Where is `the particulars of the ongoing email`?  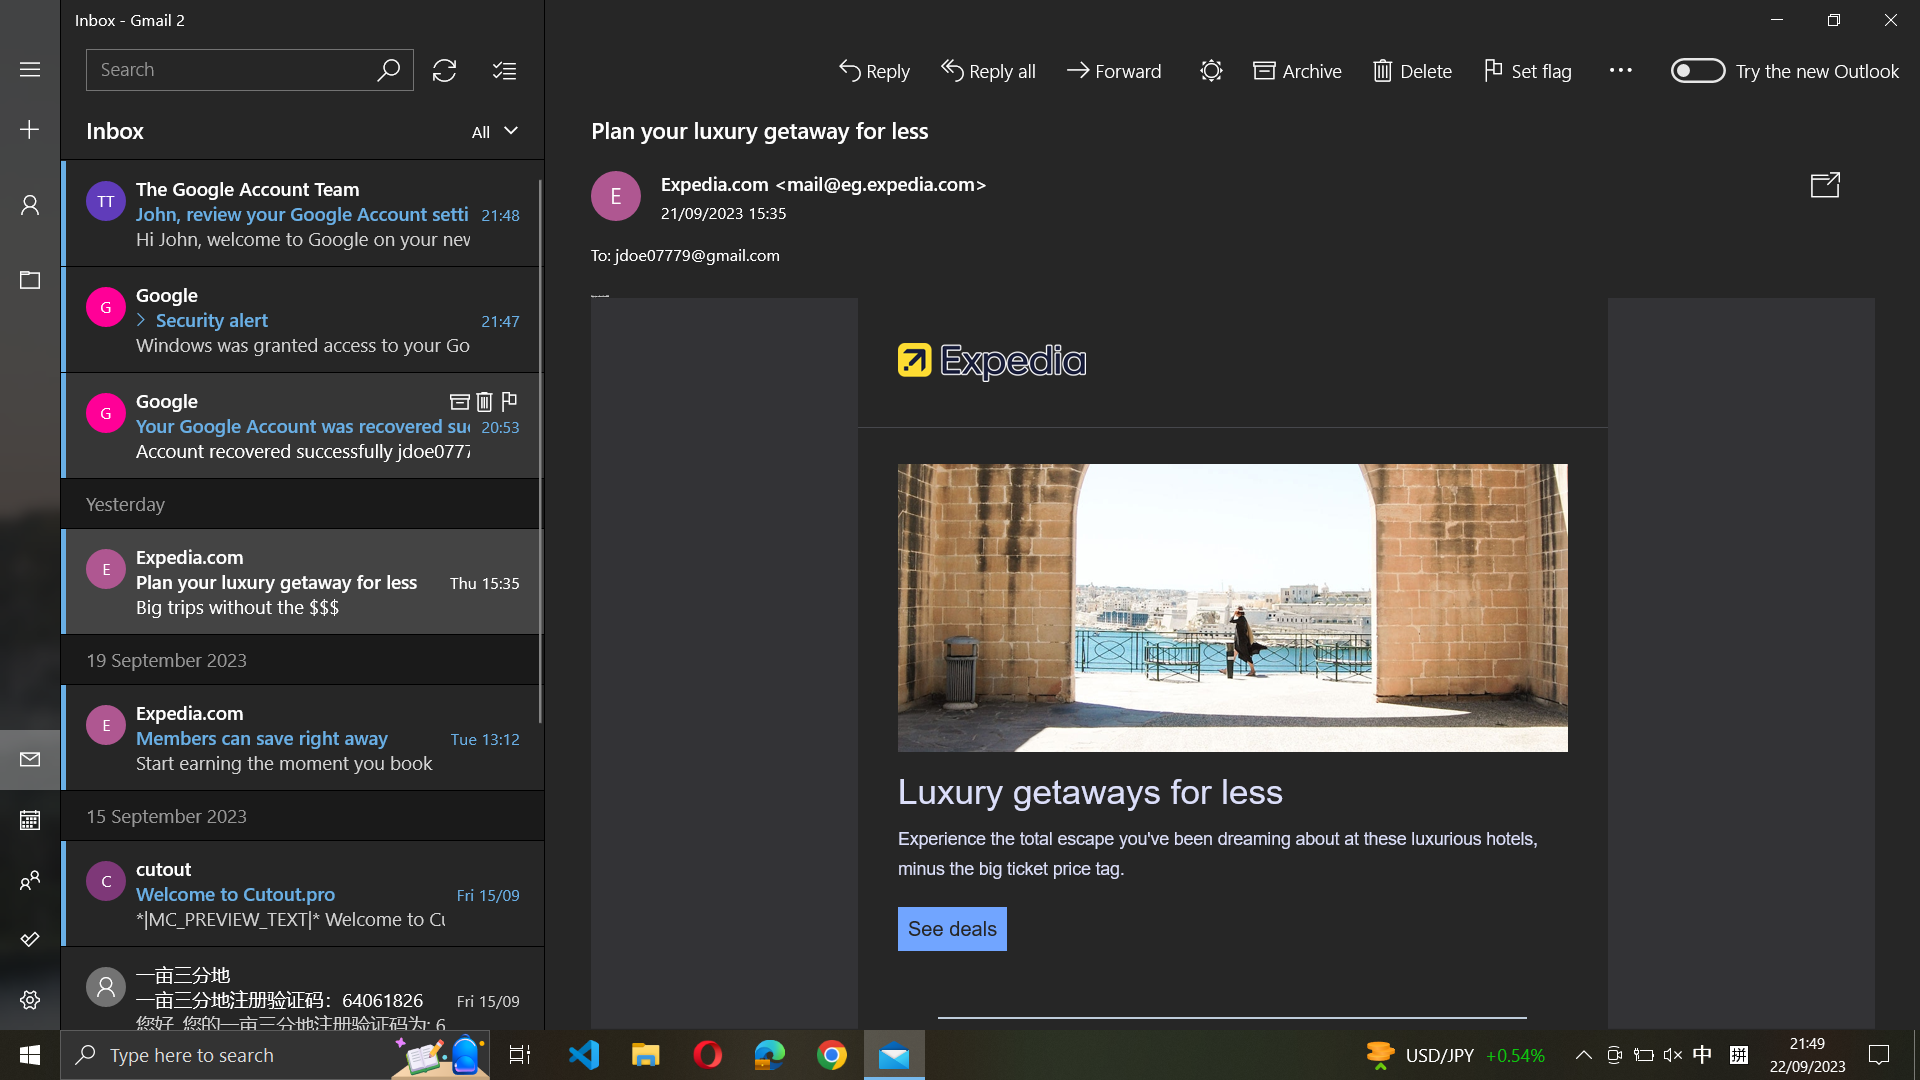
the particulars of the ongoing email is located at coordinates (951, 927).